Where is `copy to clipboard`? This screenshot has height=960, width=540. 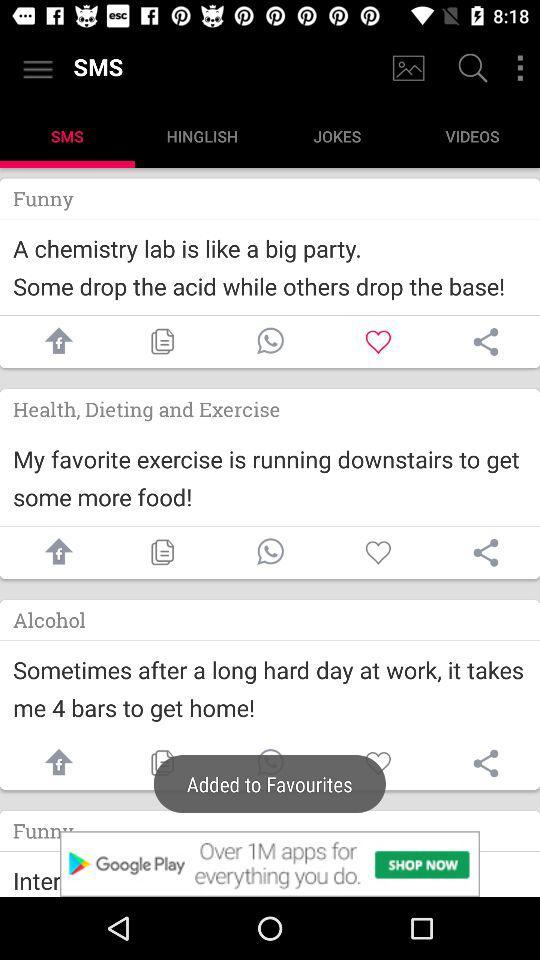
copy to clipboard is located at coordinates (161, 762).